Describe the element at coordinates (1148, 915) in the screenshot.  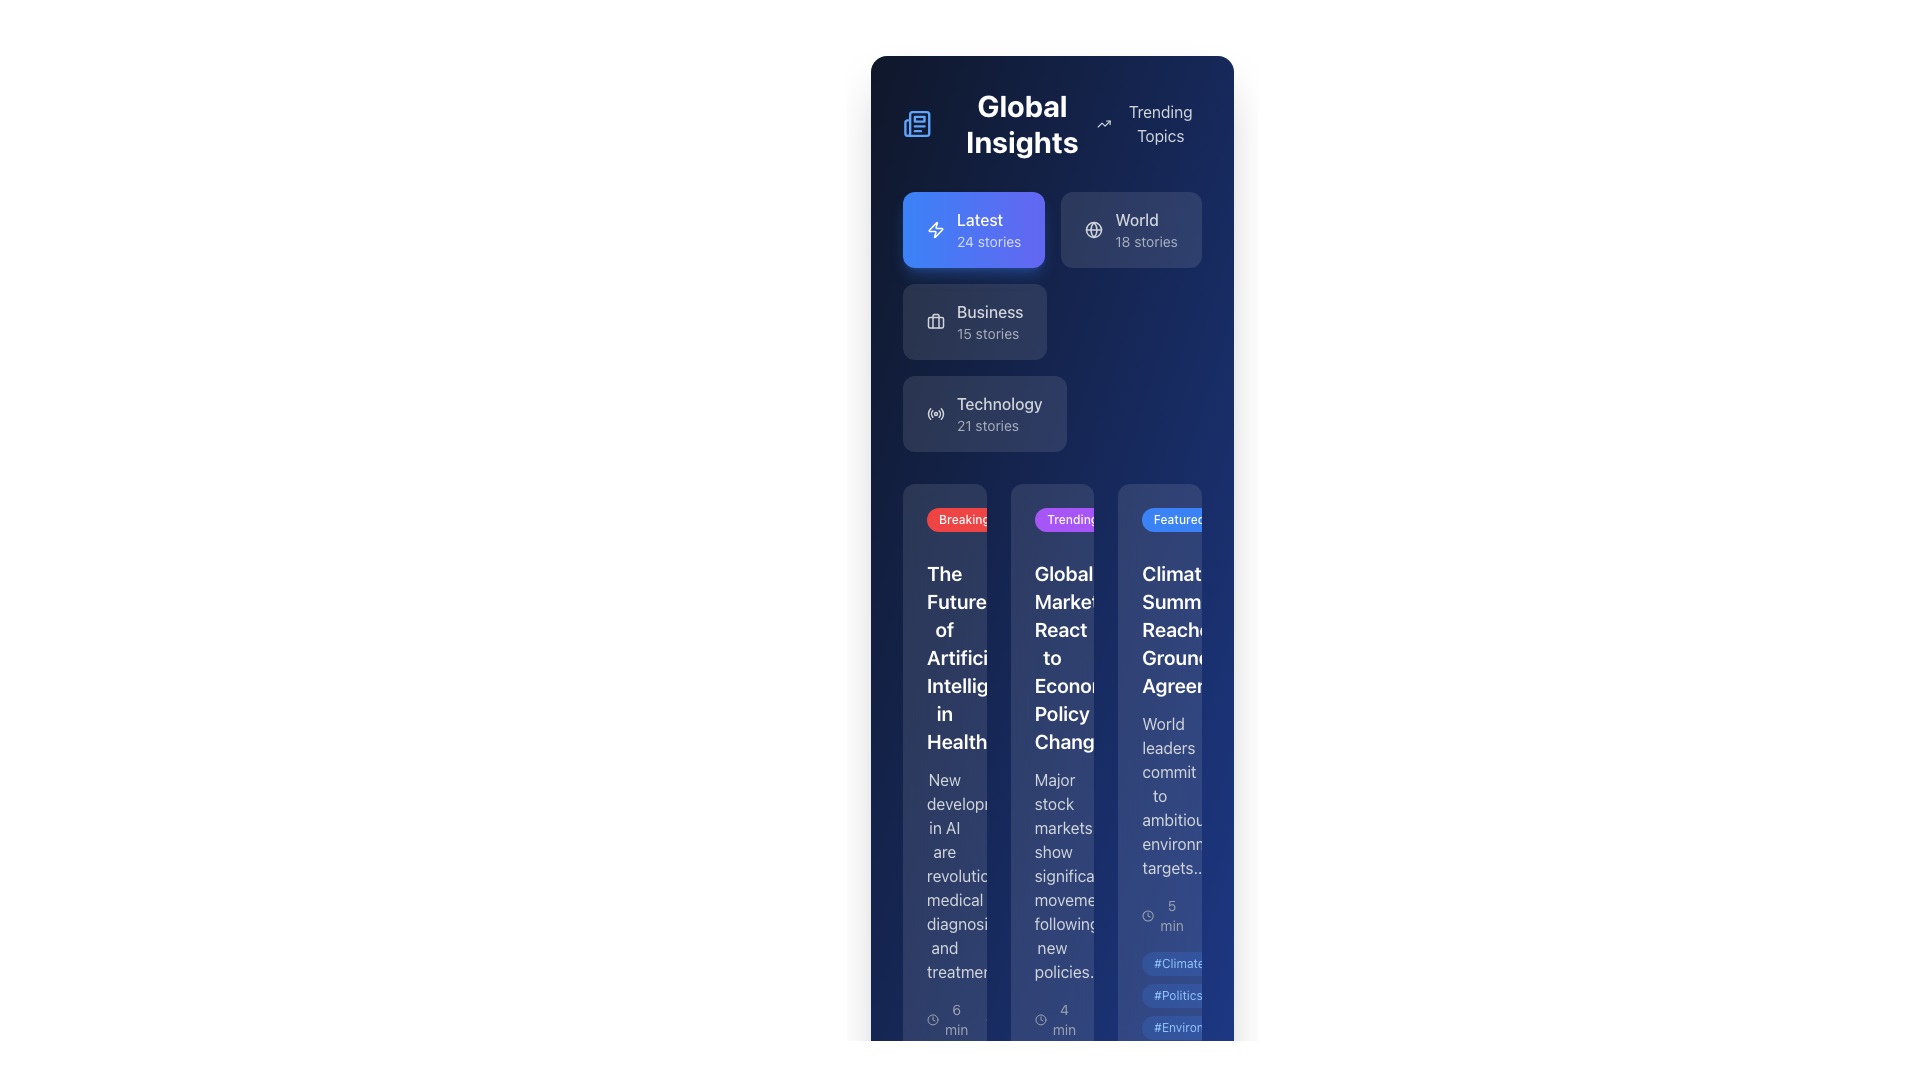
I see `the first SVG Circle Element, which is part of a round icon in the 'Featured' category, positioned at the bottom center of the third content column` at that location.